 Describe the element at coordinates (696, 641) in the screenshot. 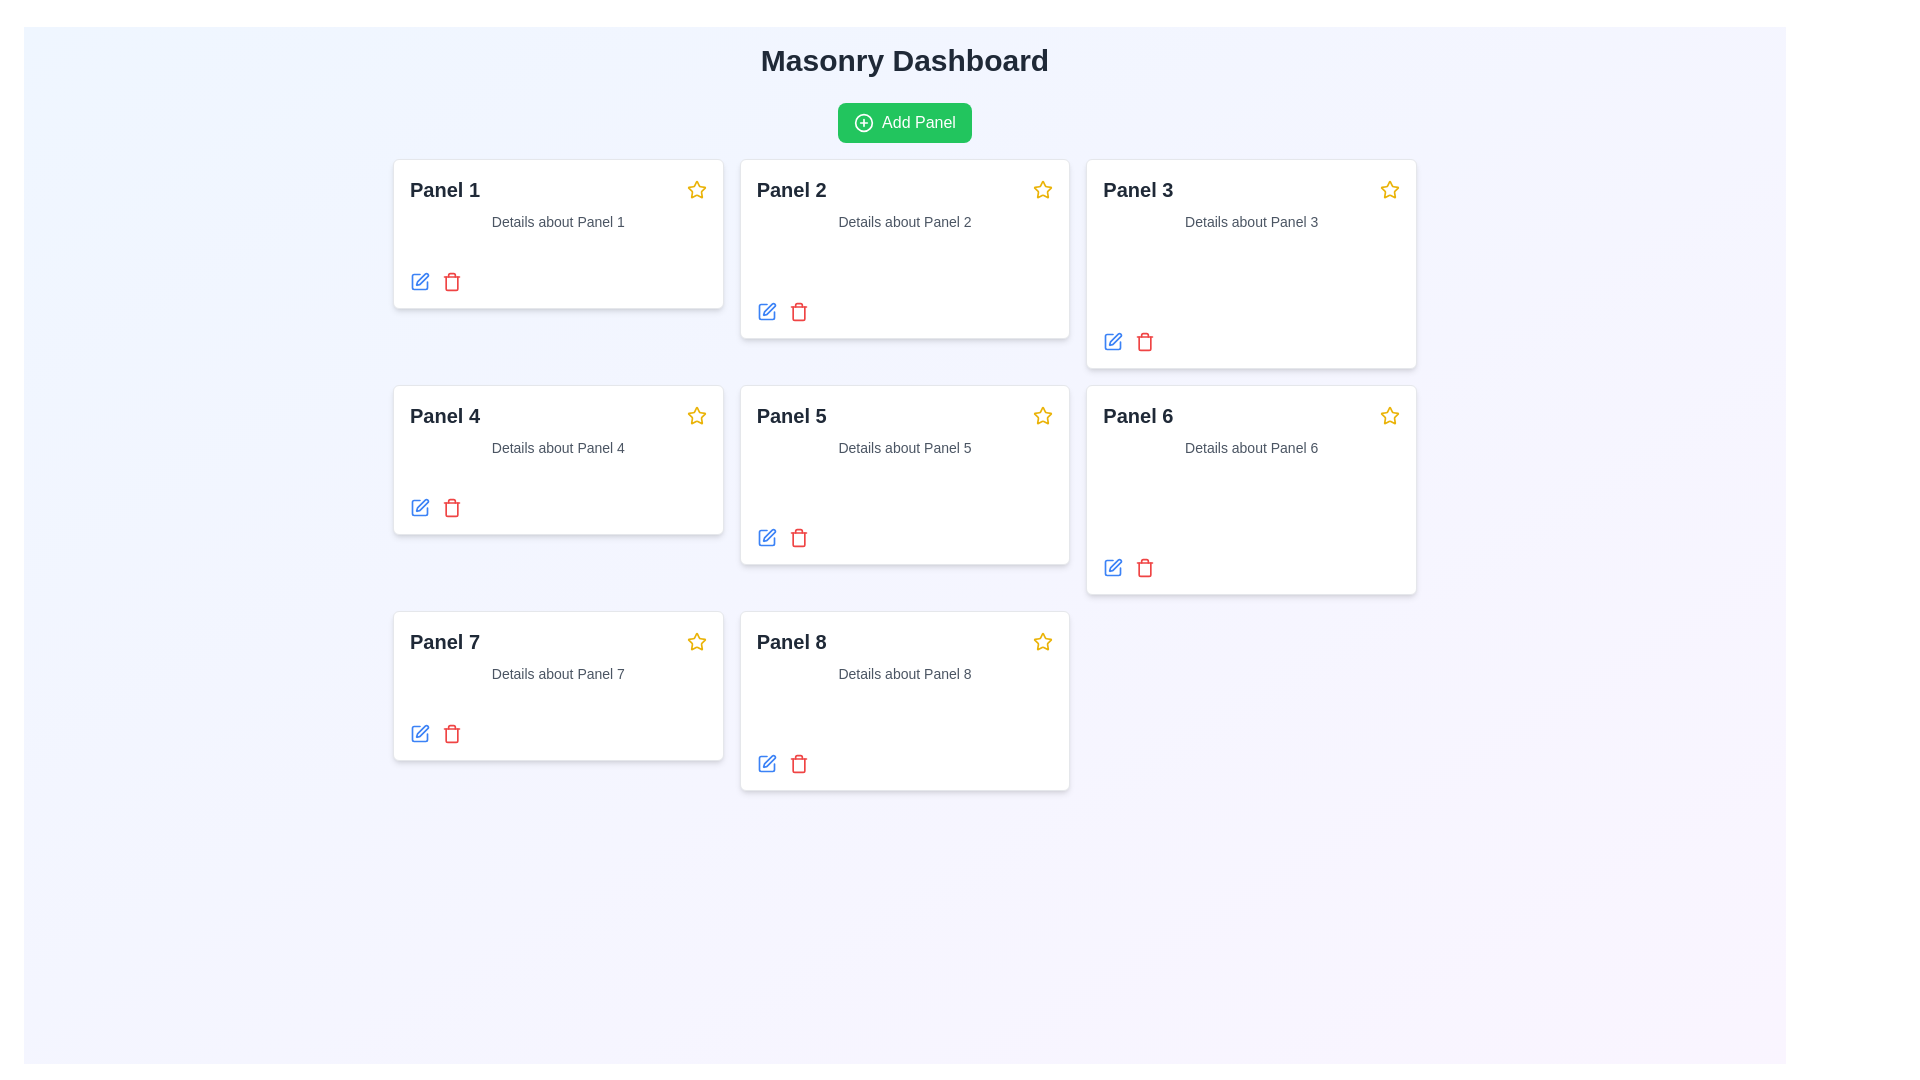

I see `the star button in the upper-right corner of 'Panel 7'` at that location.